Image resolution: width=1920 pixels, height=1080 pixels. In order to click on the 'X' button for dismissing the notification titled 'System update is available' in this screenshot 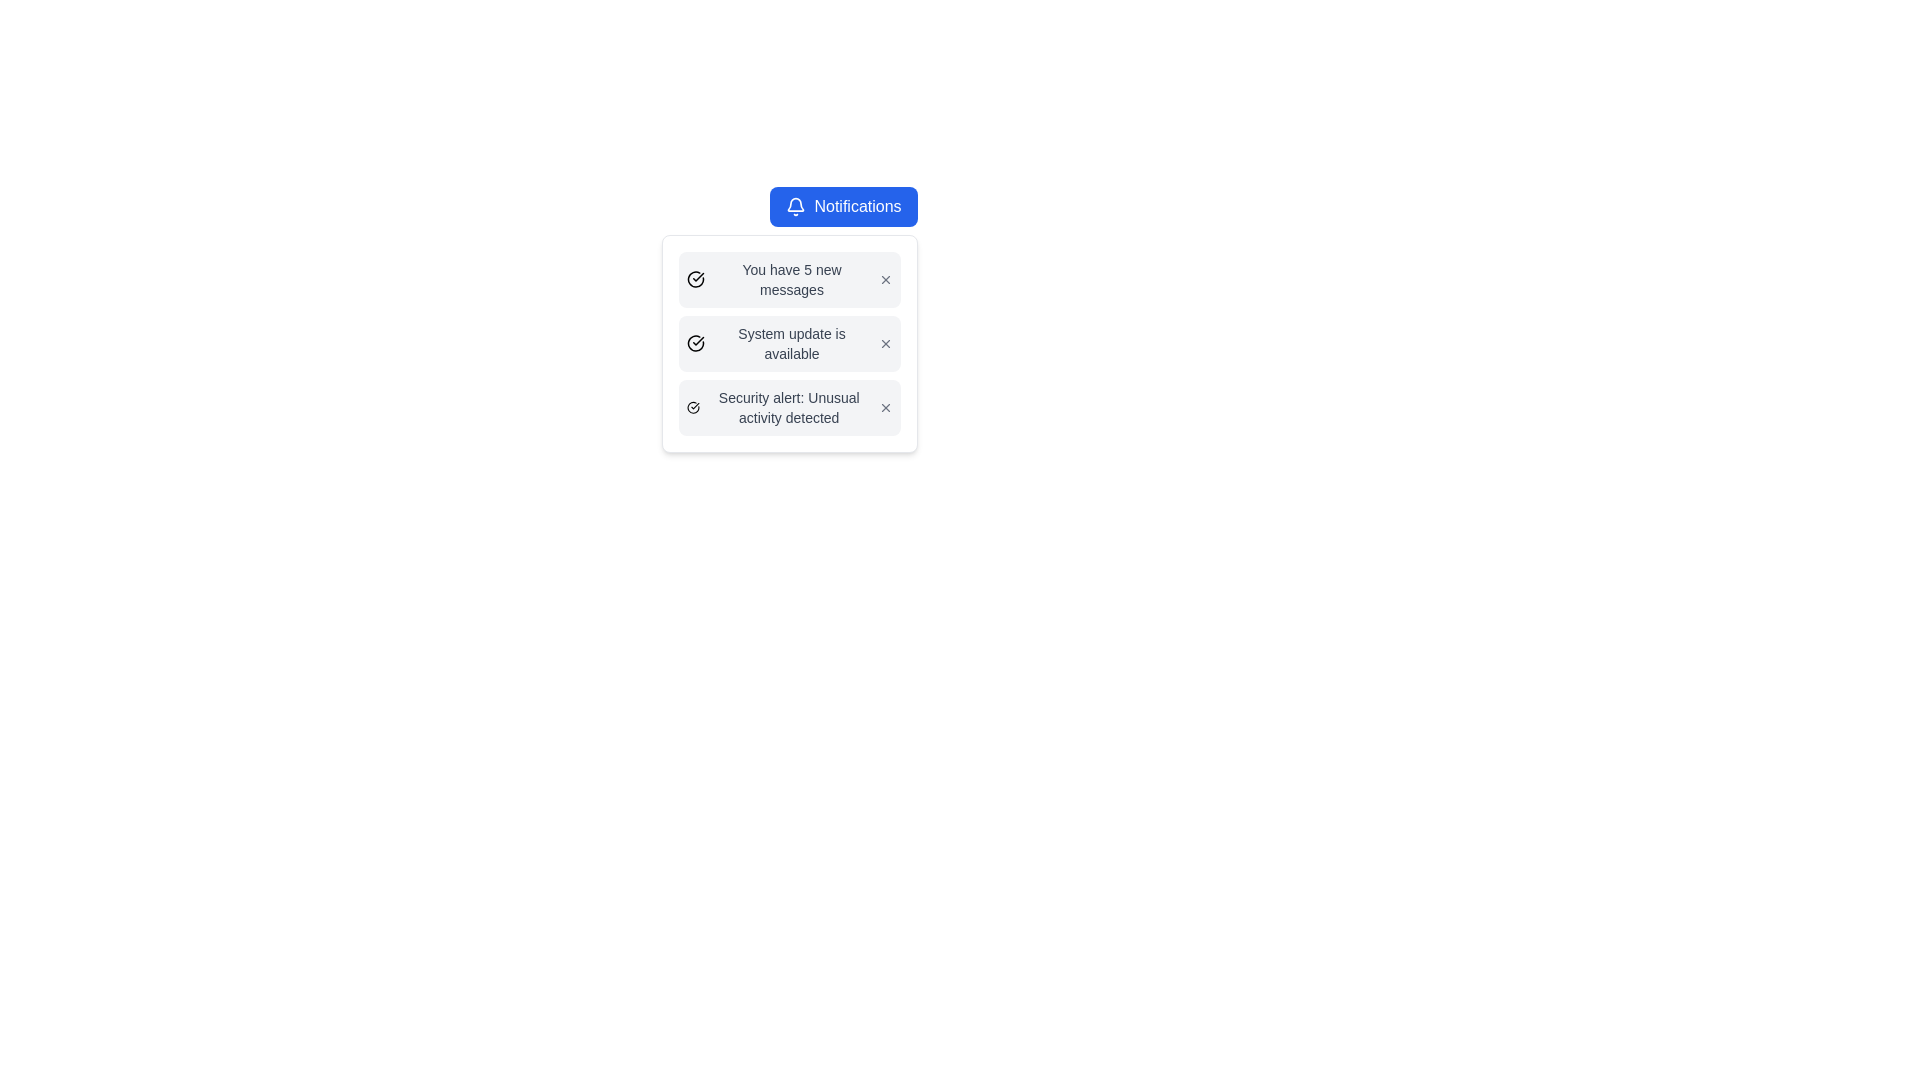, I will do `click(884, 342)`.